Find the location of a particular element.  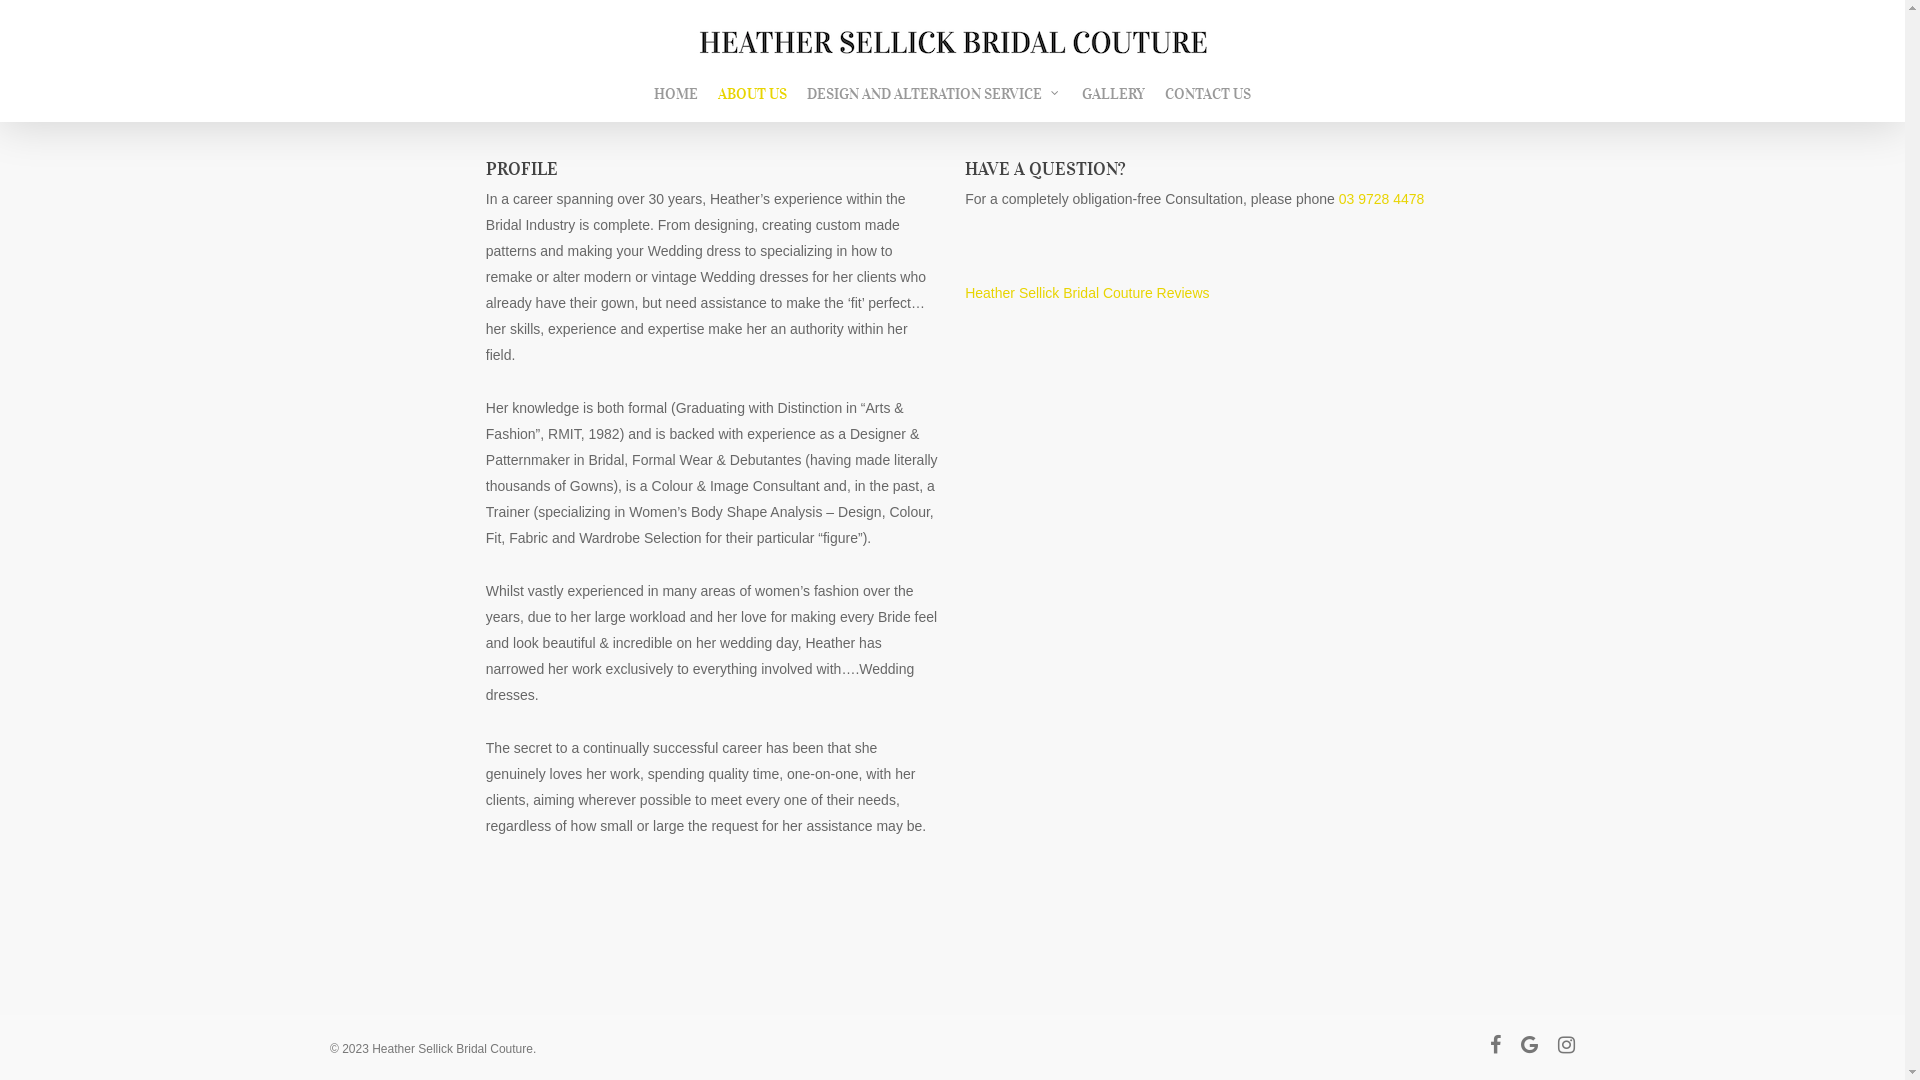

'03 9728 4478' is located at coordinates (1381, 199).